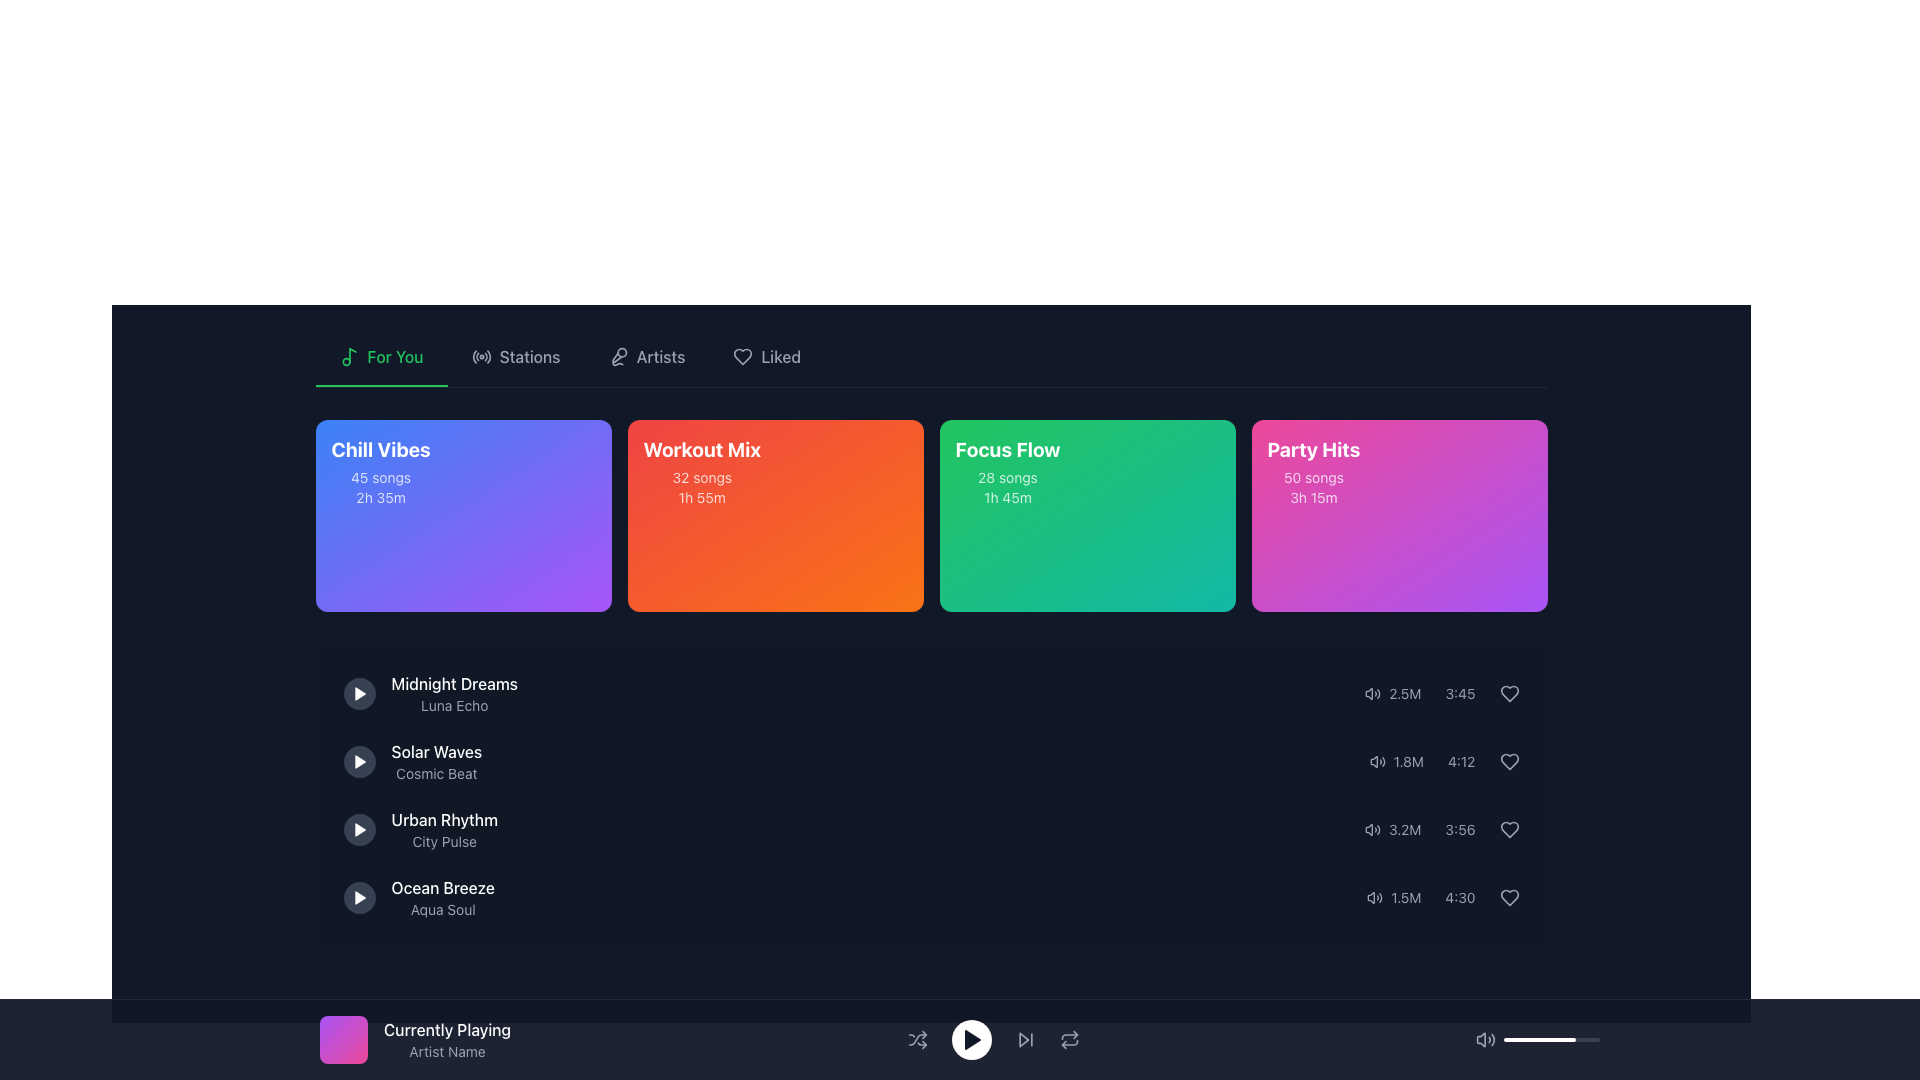 The width and height of the screenshot is (1920, 1080). I want to click on the text display for metadata element showing '1.8M' and '4:12', located near the bottom right corner of the playlist item 'Solar Waves', so click(1444, 762).